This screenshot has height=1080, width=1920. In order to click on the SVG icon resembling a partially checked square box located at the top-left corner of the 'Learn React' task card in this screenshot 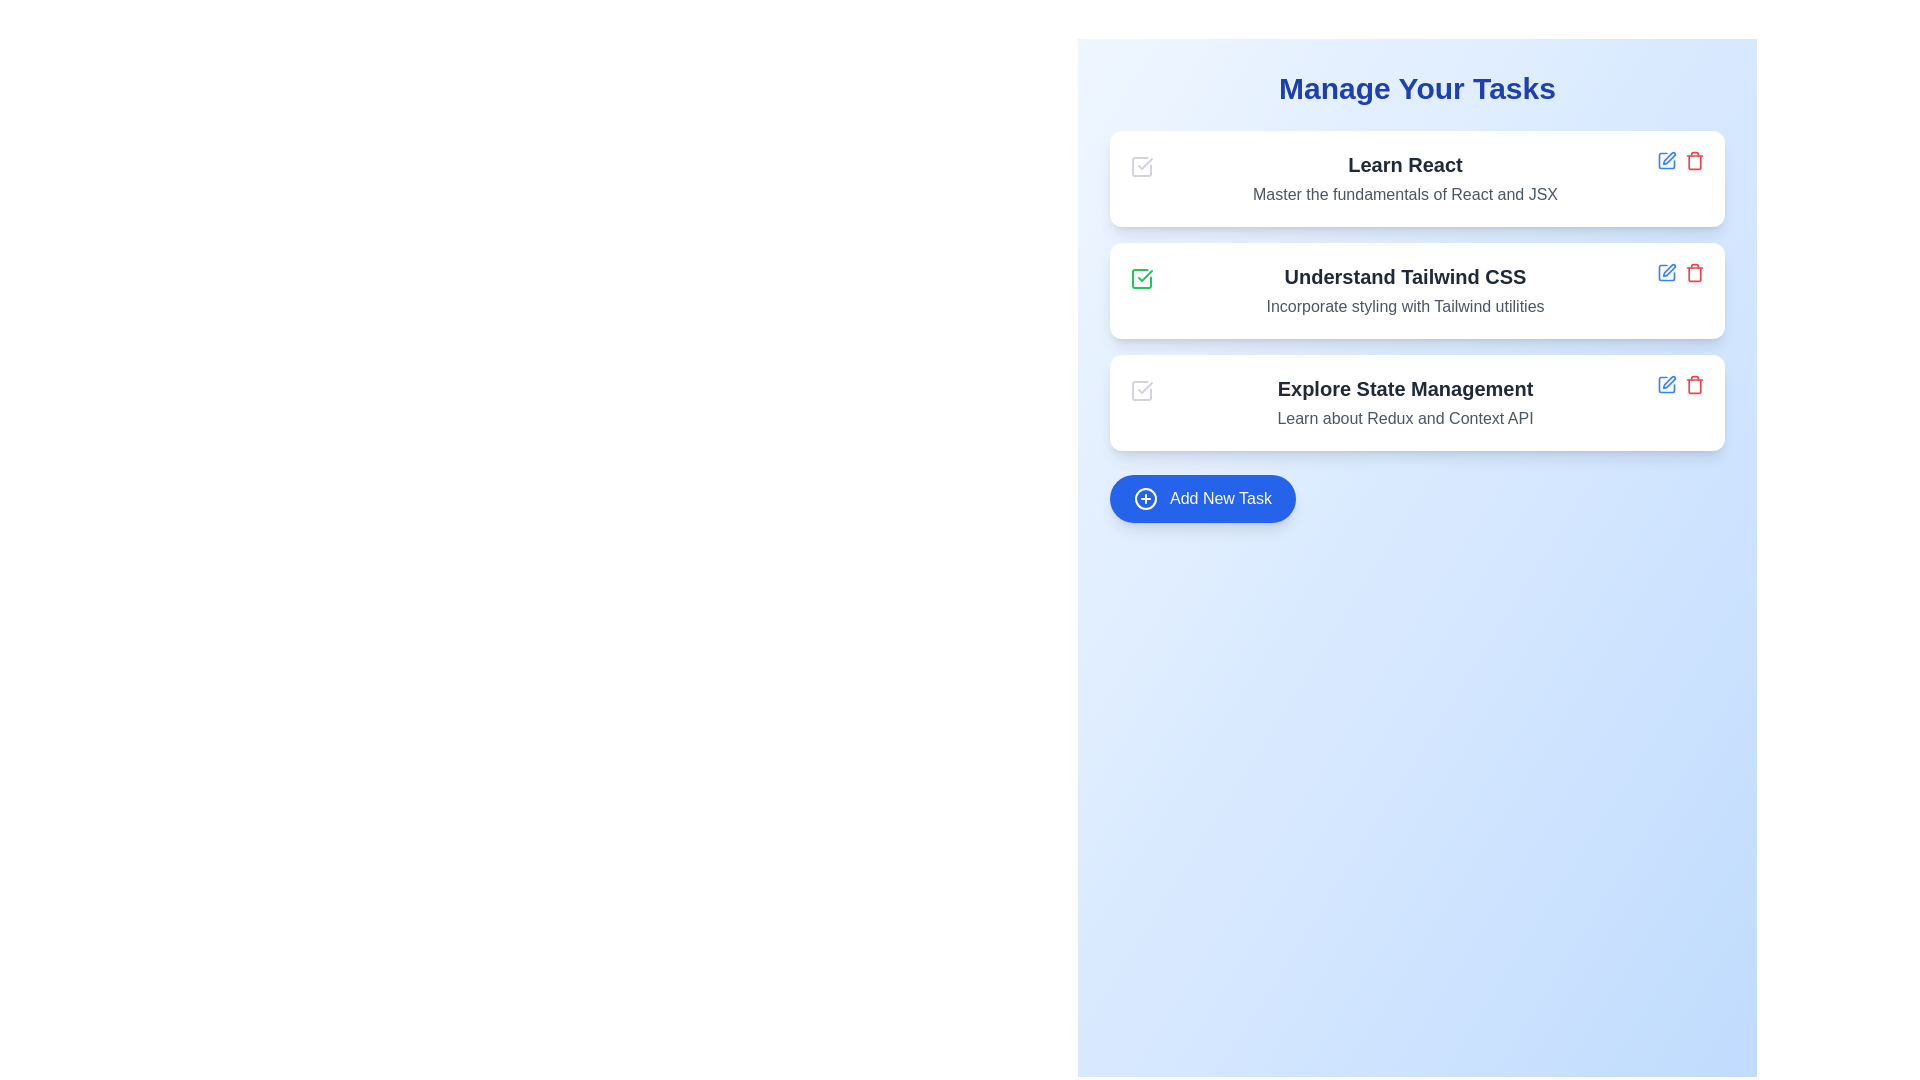, I will do `click(1142, 165)`.